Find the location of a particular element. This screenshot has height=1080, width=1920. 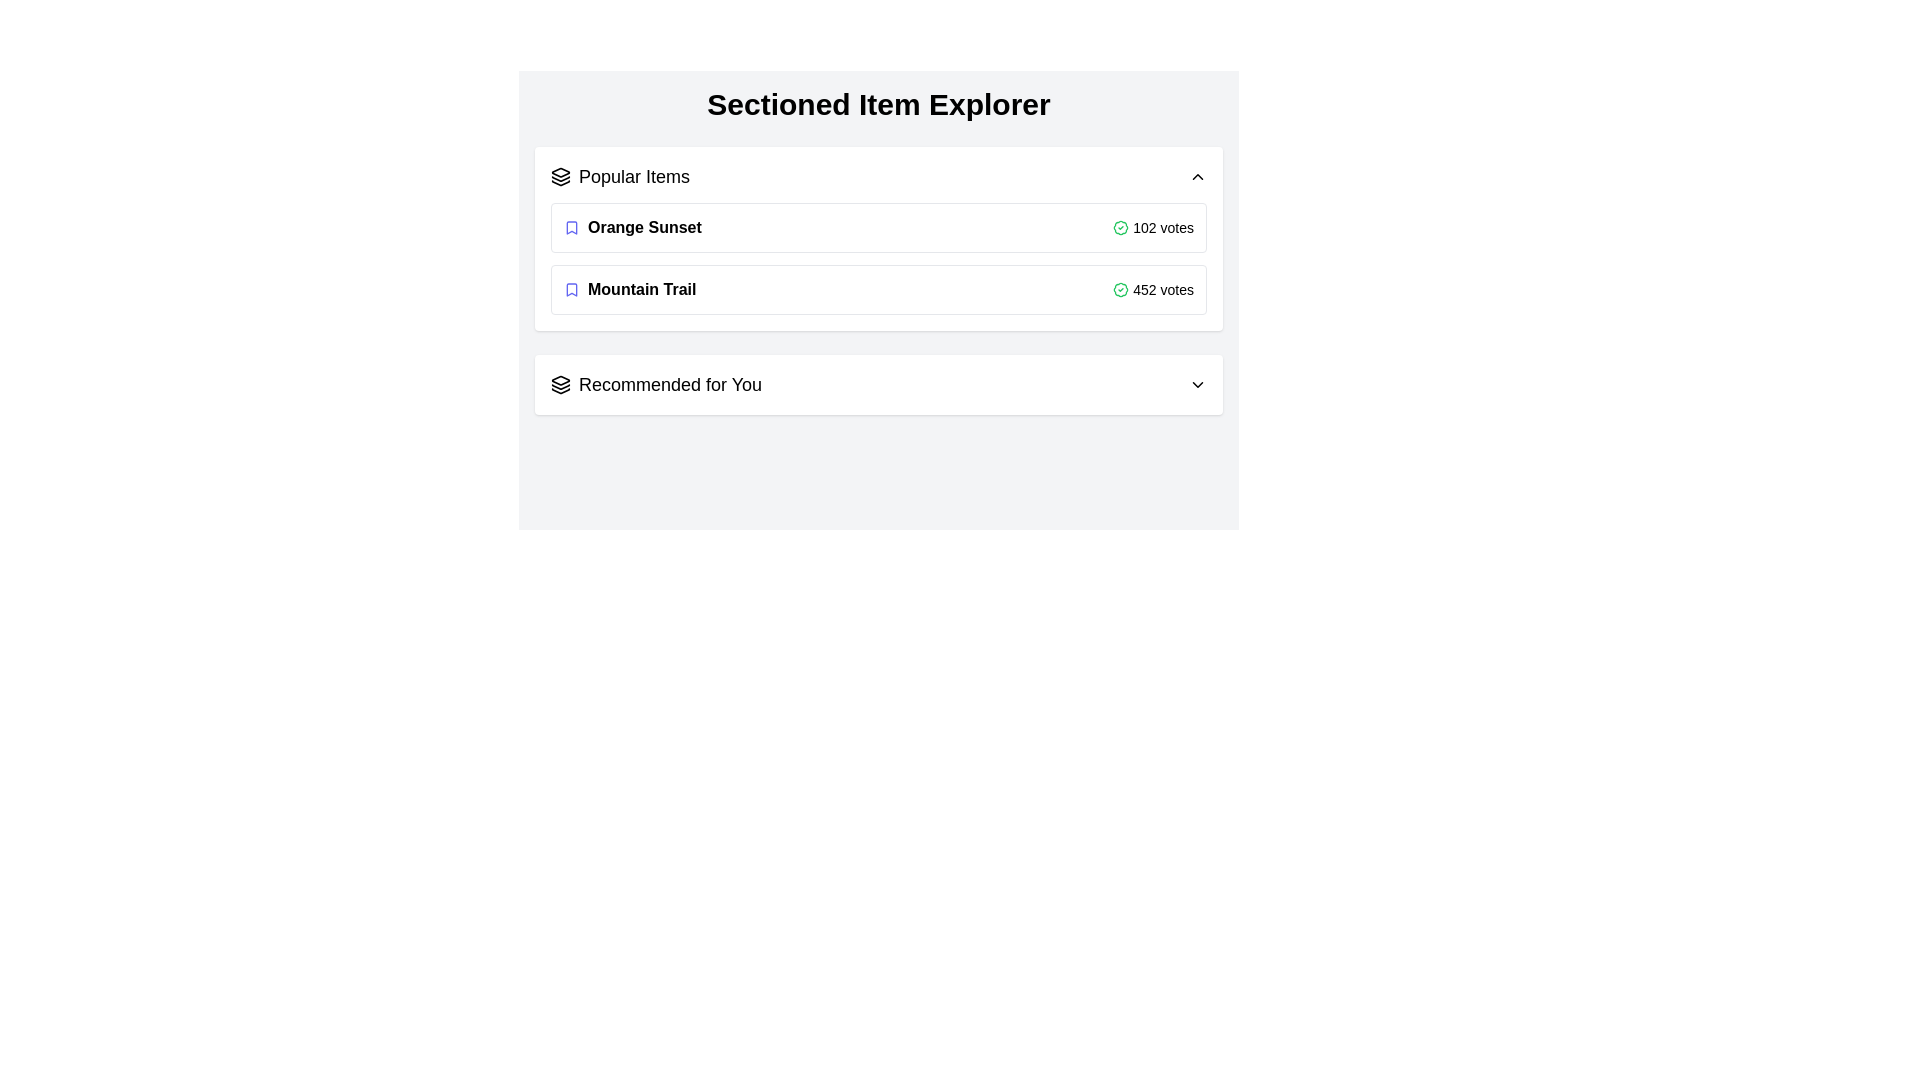

the text '102 votes' and the green checkmark icon located at the far-right side of the 'Orange Sunset' row in the 'Popular Items' section is located at coordinates (1153, 226).